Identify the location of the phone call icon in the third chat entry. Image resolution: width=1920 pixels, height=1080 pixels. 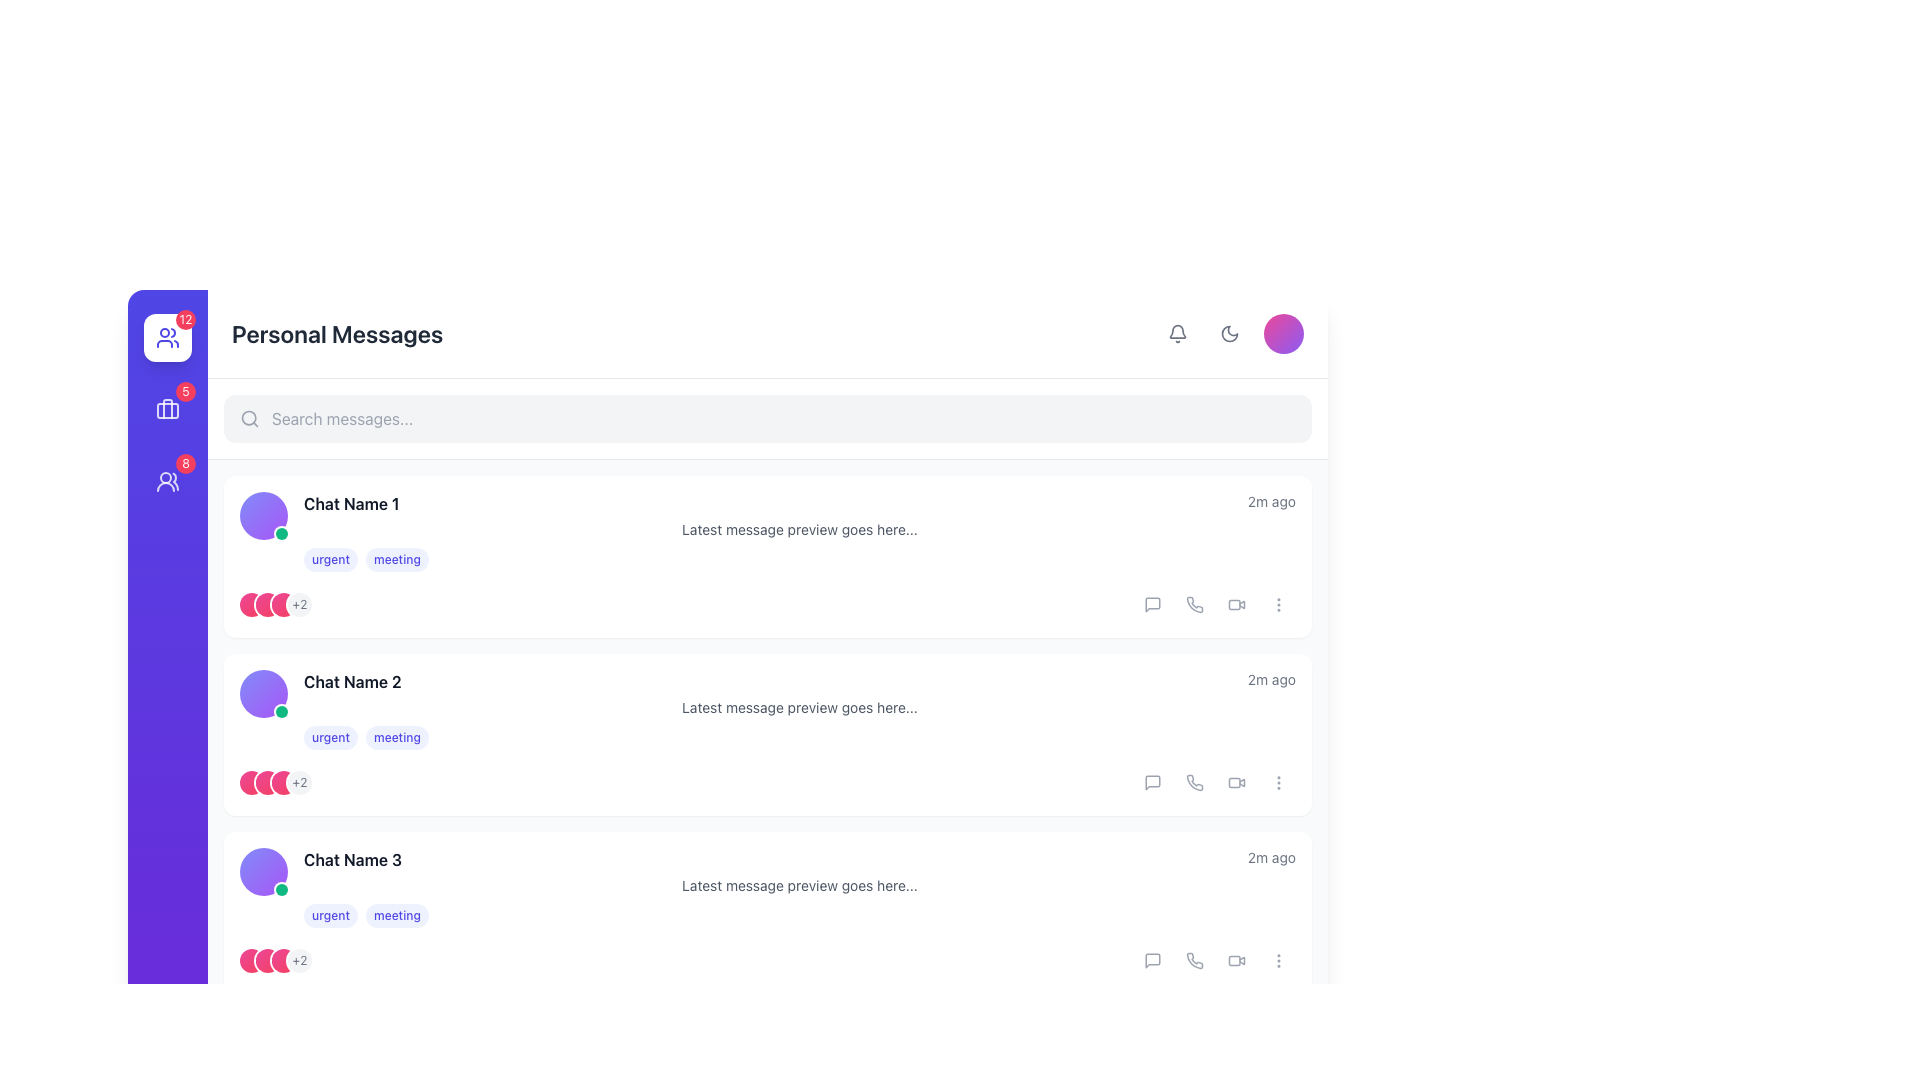
(1195, 782).